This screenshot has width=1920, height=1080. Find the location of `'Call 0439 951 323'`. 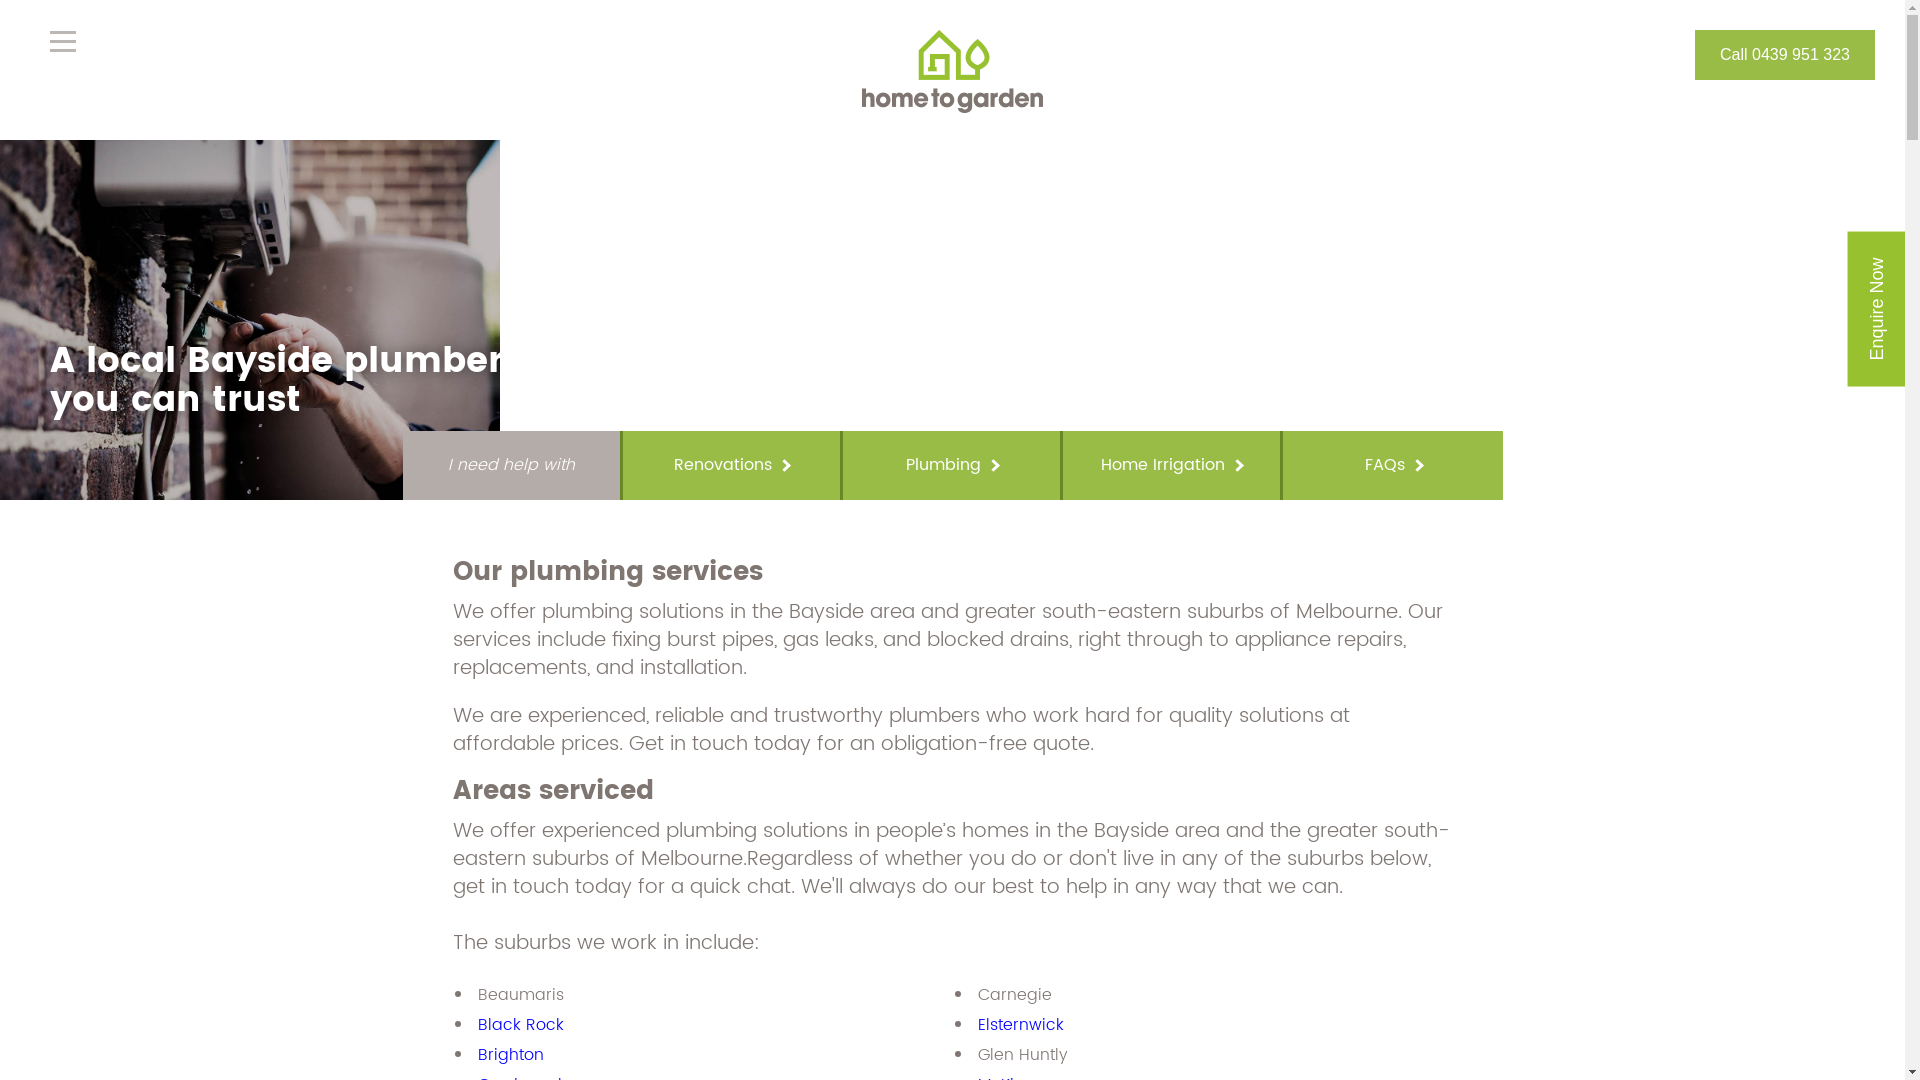

'Call 0439 951 323' is located at coordinates (1785, 53).